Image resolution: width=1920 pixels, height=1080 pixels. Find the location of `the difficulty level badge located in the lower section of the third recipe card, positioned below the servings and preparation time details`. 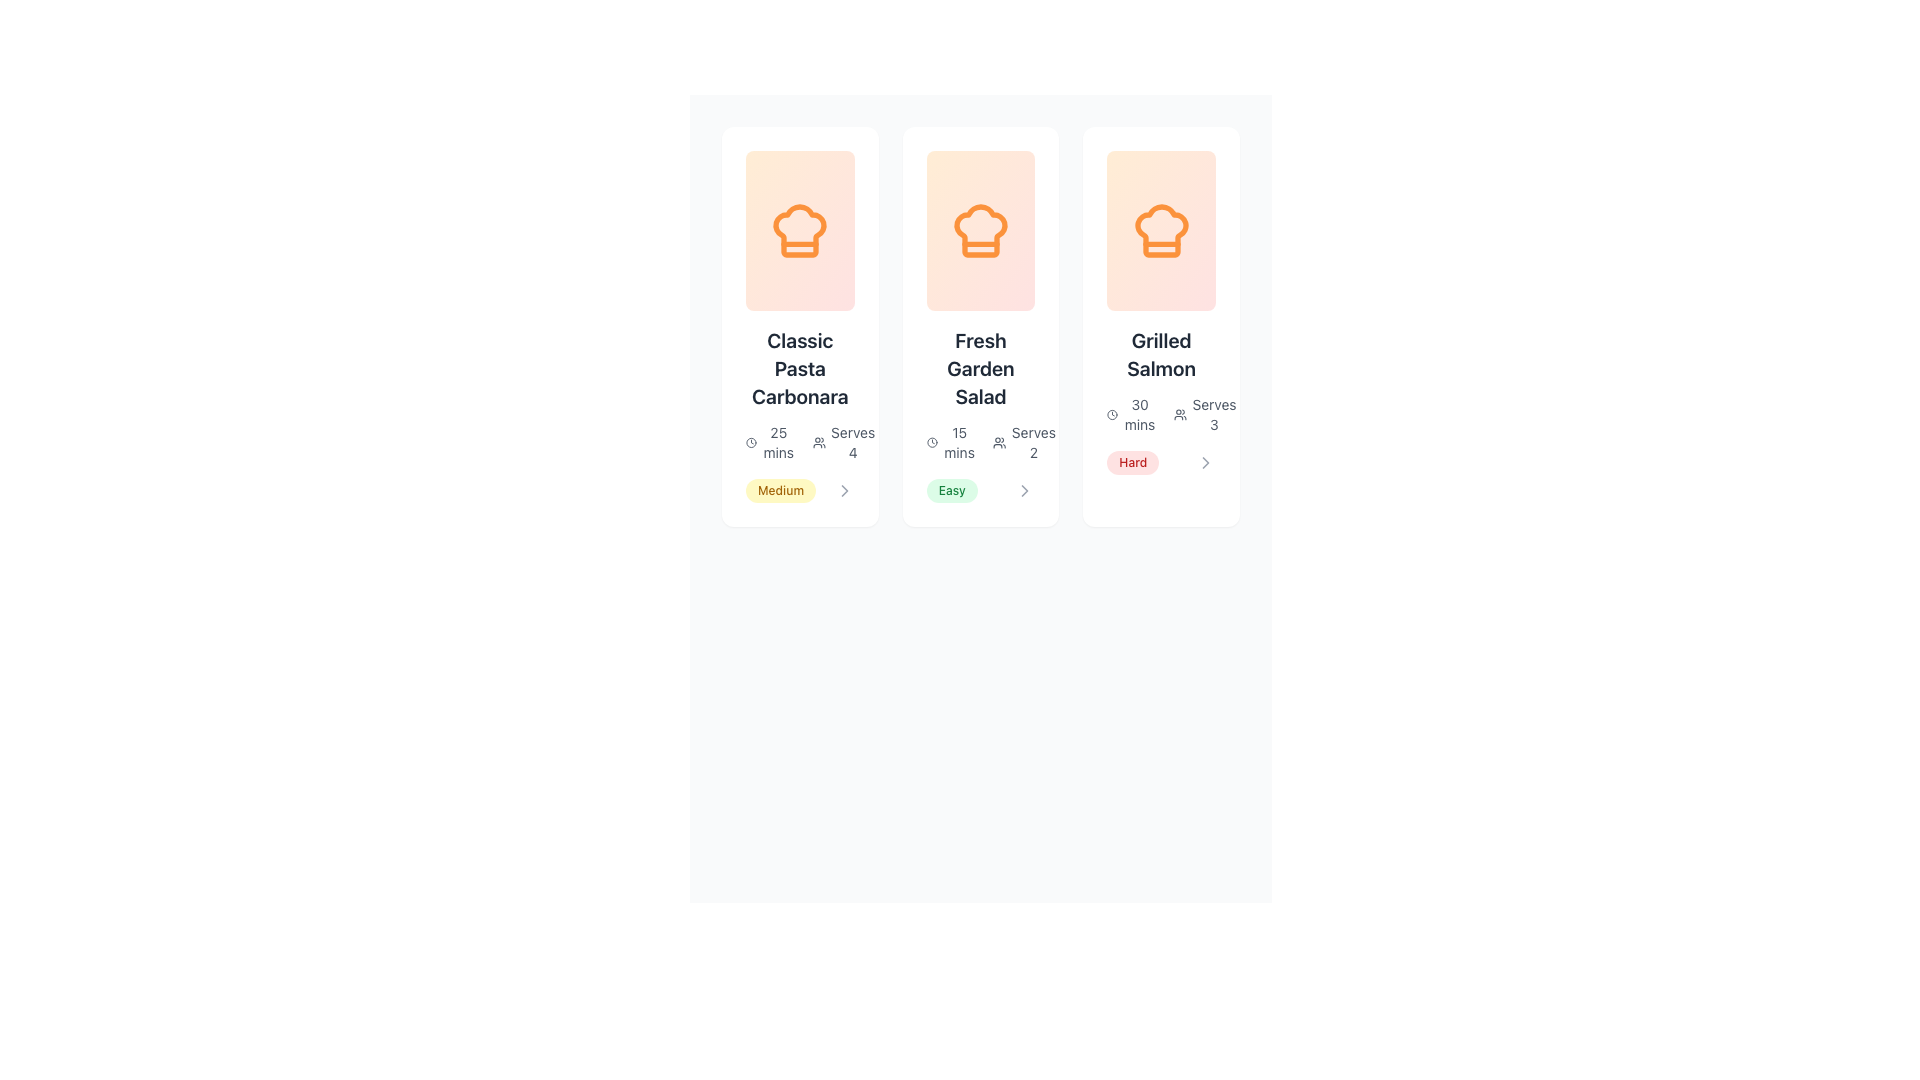

the difficulty level badge located in the lower section of the third recipe card, positioned below the servings and preparation time details is located at coordinates (1133, 462).